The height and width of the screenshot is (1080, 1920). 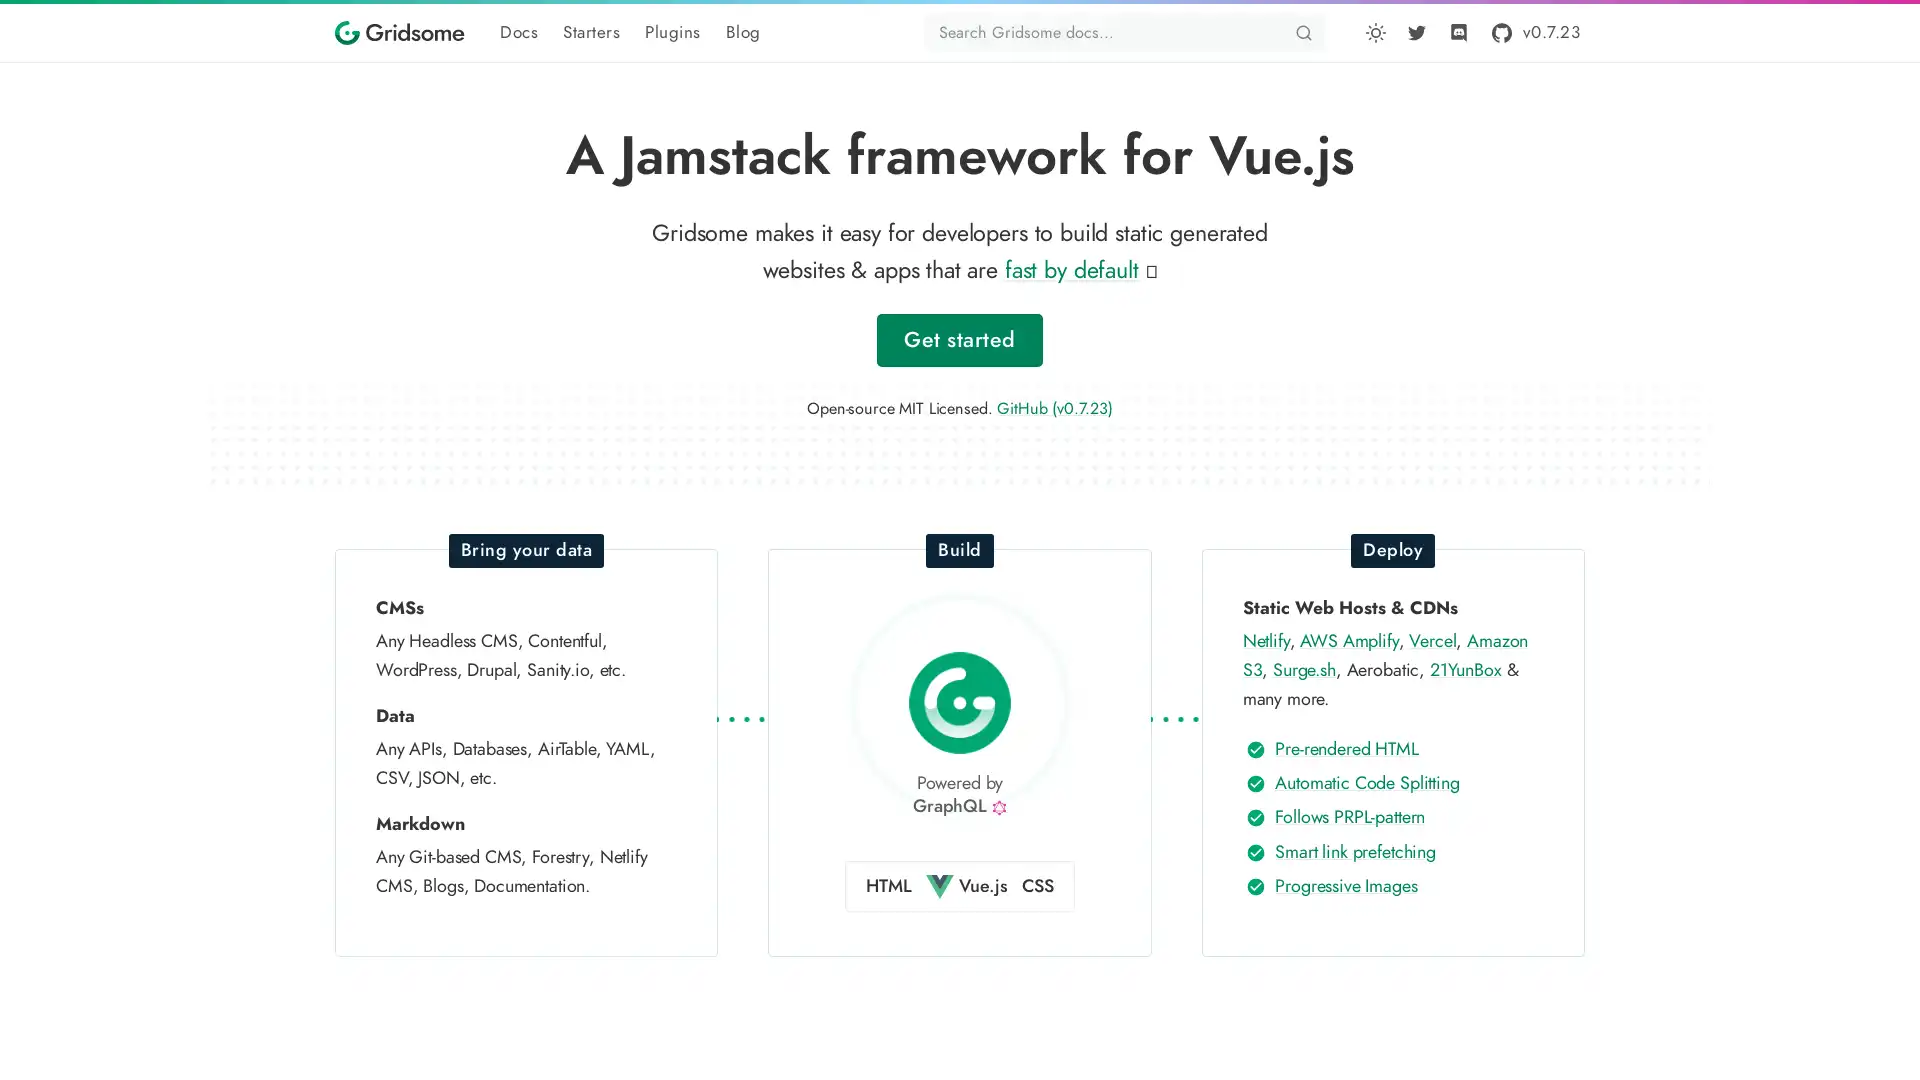 I want to click on Toggle dark, so click(x=1373, y=33).